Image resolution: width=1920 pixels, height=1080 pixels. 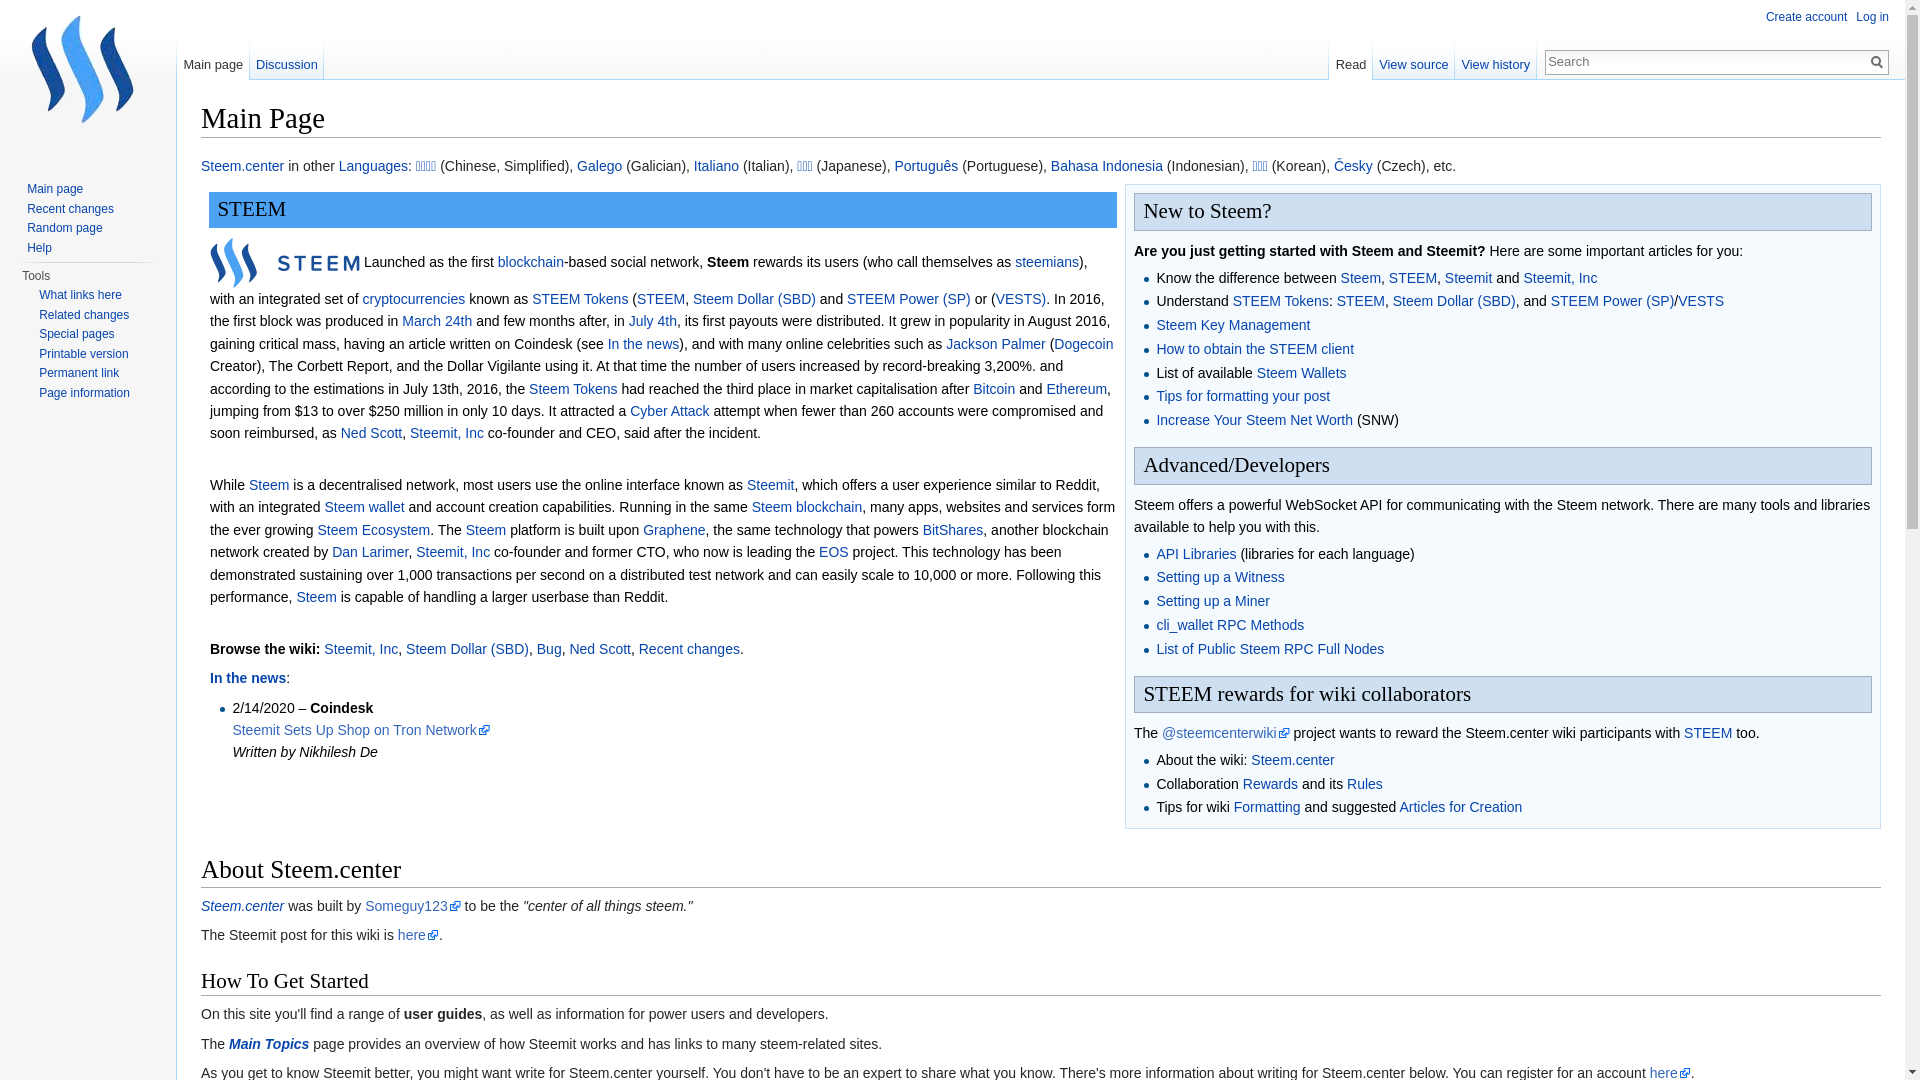 What do you see at coordinates (1212, 600) in the screenshot?
I see `'Setting up a Miner'` at bounding box center [1212, 600].